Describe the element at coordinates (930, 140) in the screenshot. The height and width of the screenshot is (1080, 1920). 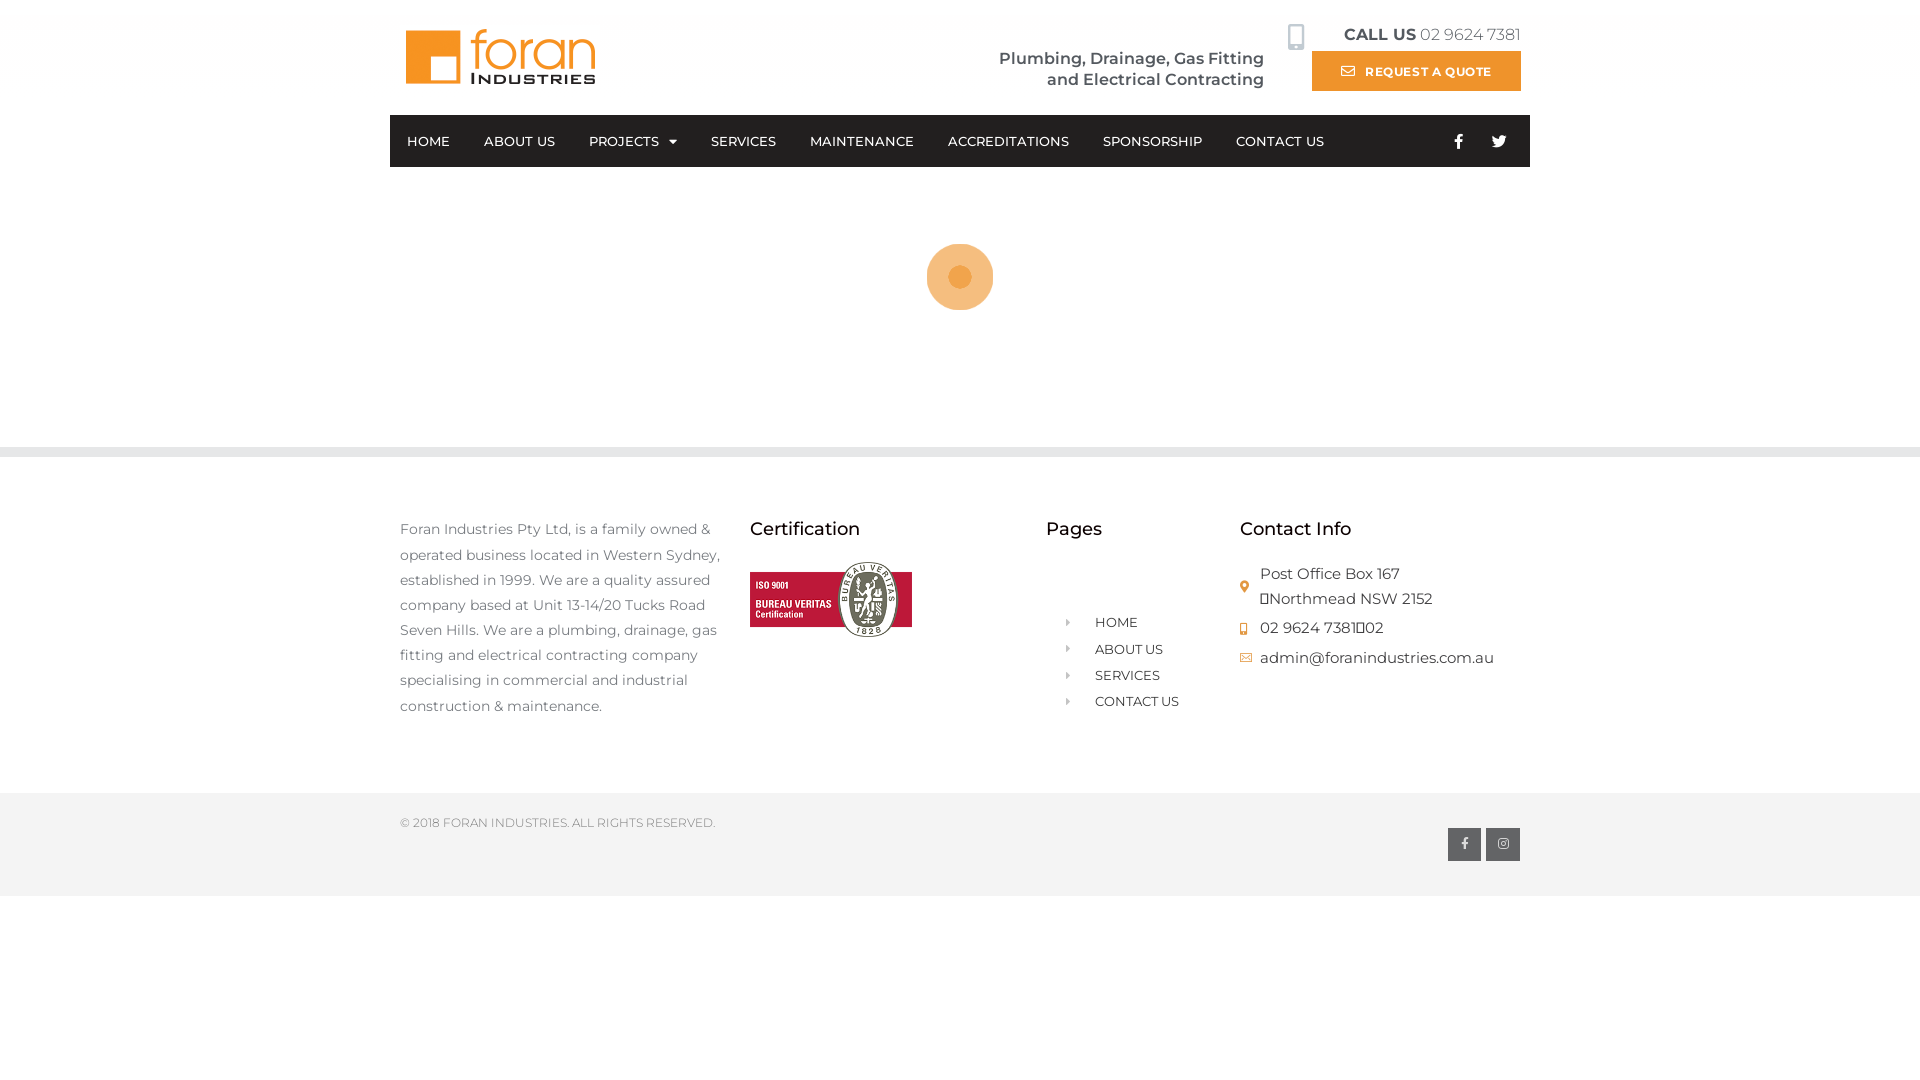
I see `'ACCREDITATIONS'` at that location.